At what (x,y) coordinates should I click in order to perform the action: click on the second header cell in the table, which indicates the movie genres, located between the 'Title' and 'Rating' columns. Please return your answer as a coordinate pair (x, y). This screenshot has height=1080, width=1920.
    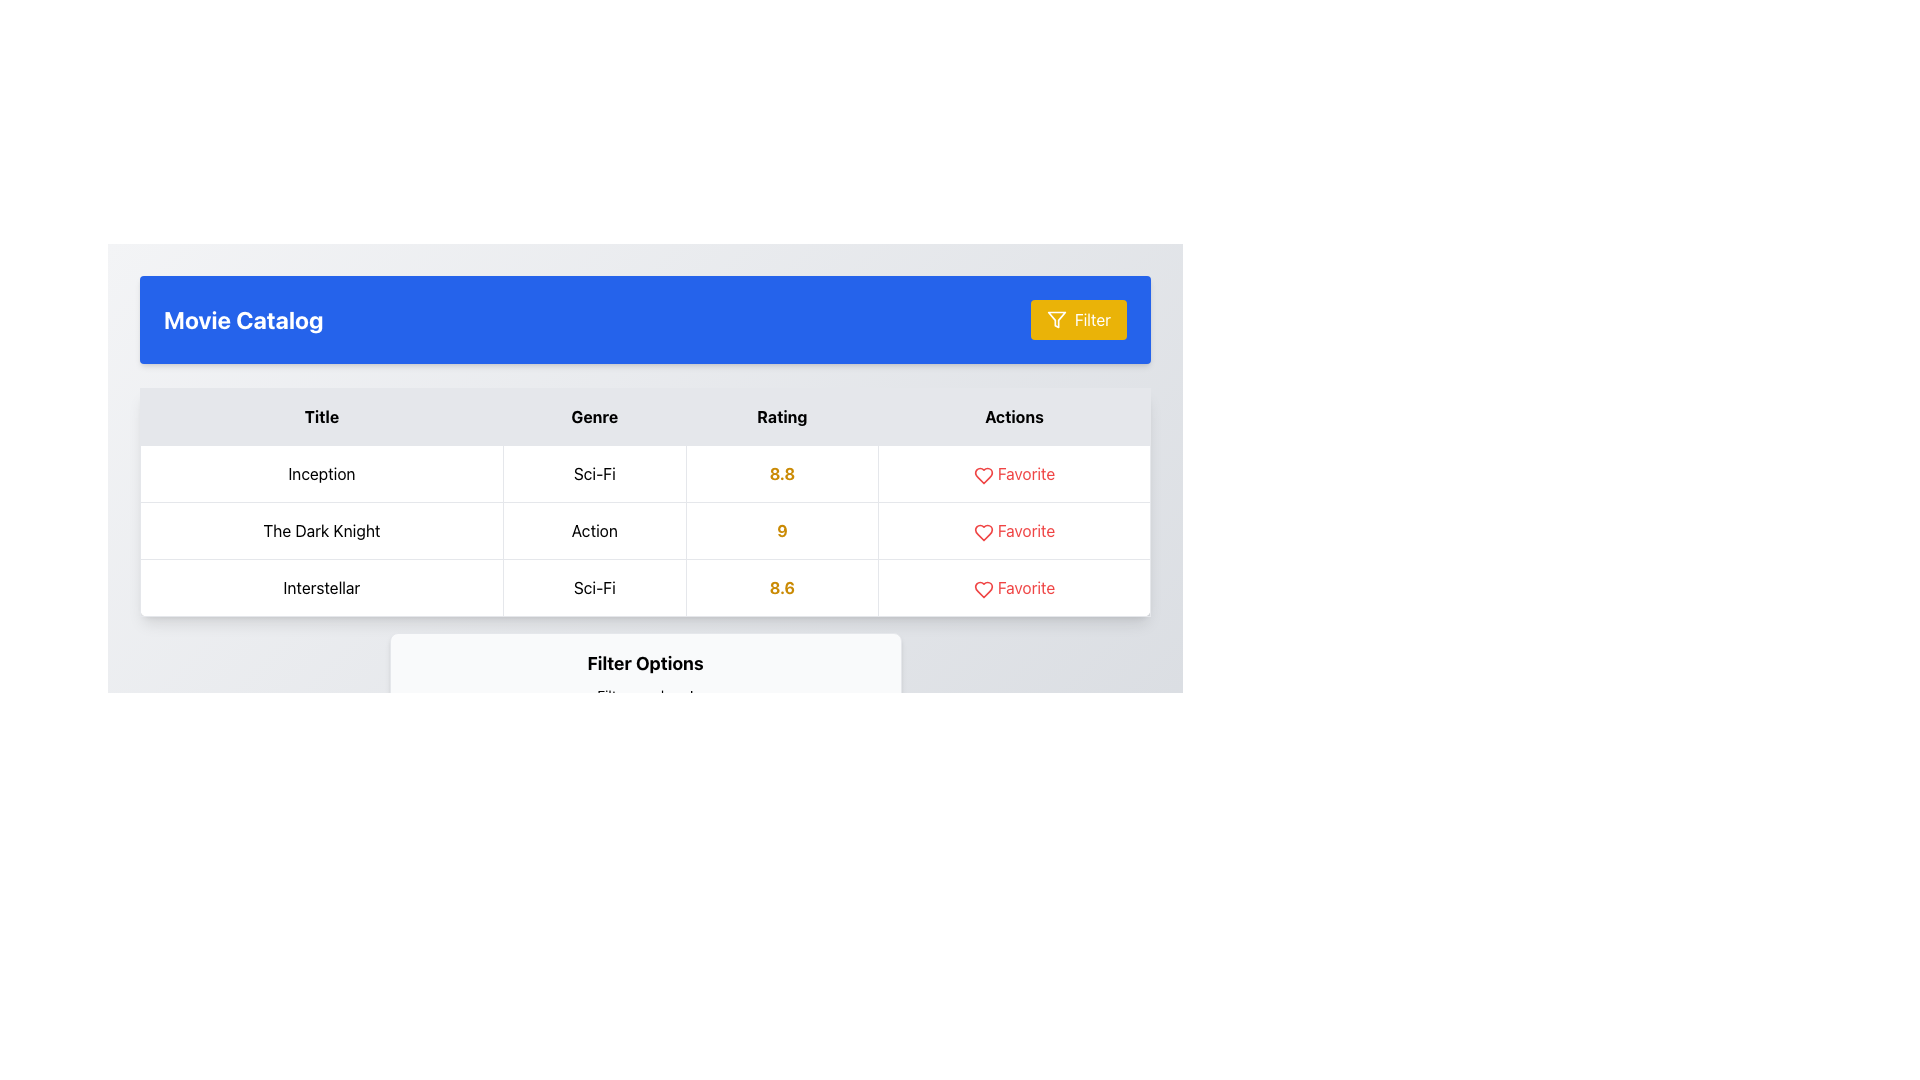
    Looking at the image, I should click on (593, 415).